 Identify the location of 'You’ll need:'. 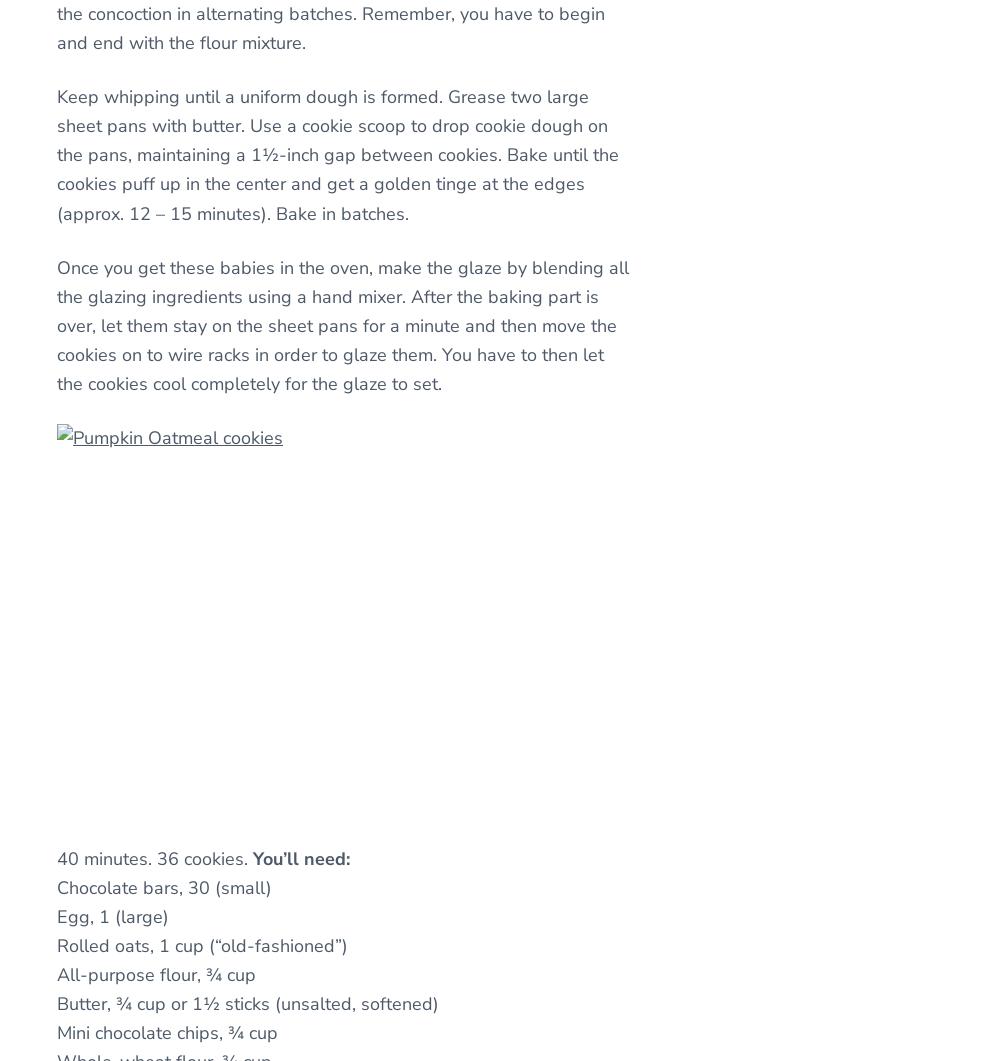
(300, 858).